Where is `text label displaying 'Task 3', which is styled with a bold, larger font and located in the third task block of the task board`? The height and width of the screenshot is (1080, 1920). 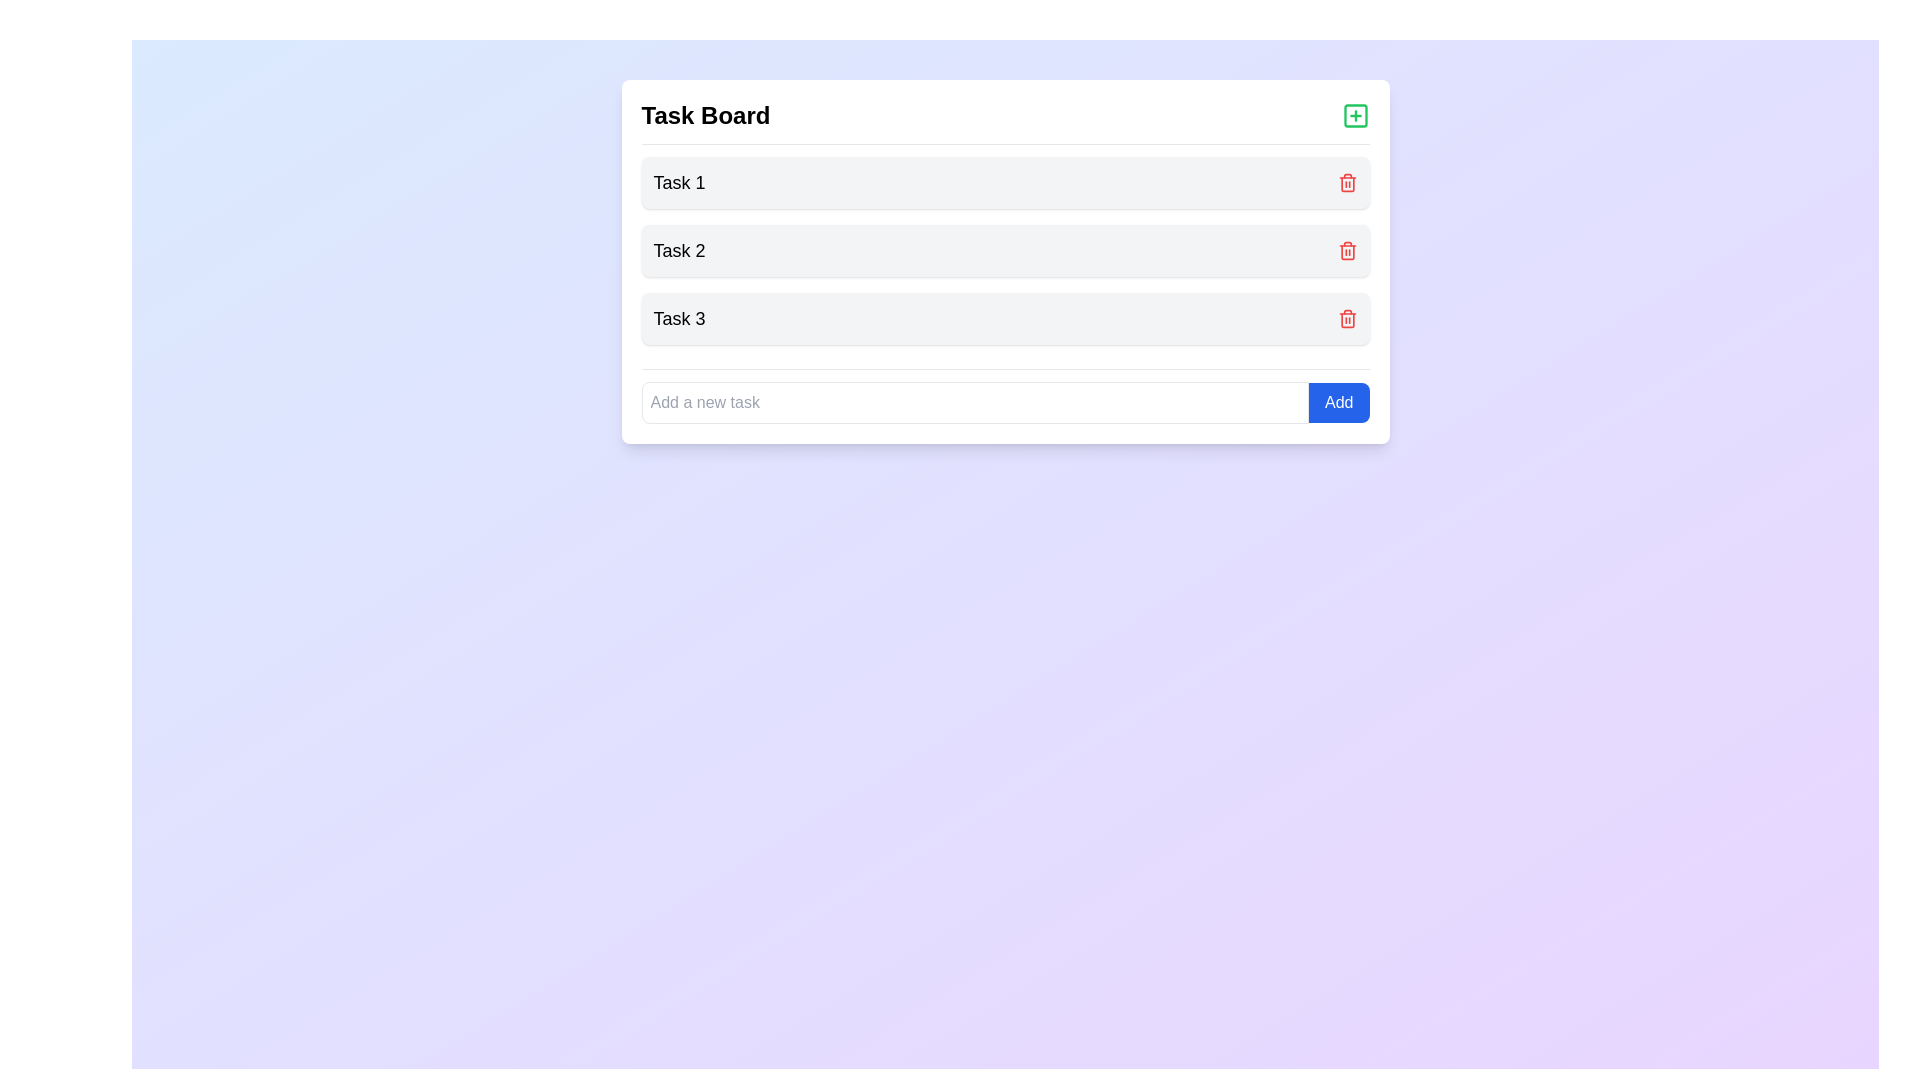
text label displaying 'Task 3', which is styled with a bold, larger font and located in the third task block of the task board is located at coordinates (679, 318).